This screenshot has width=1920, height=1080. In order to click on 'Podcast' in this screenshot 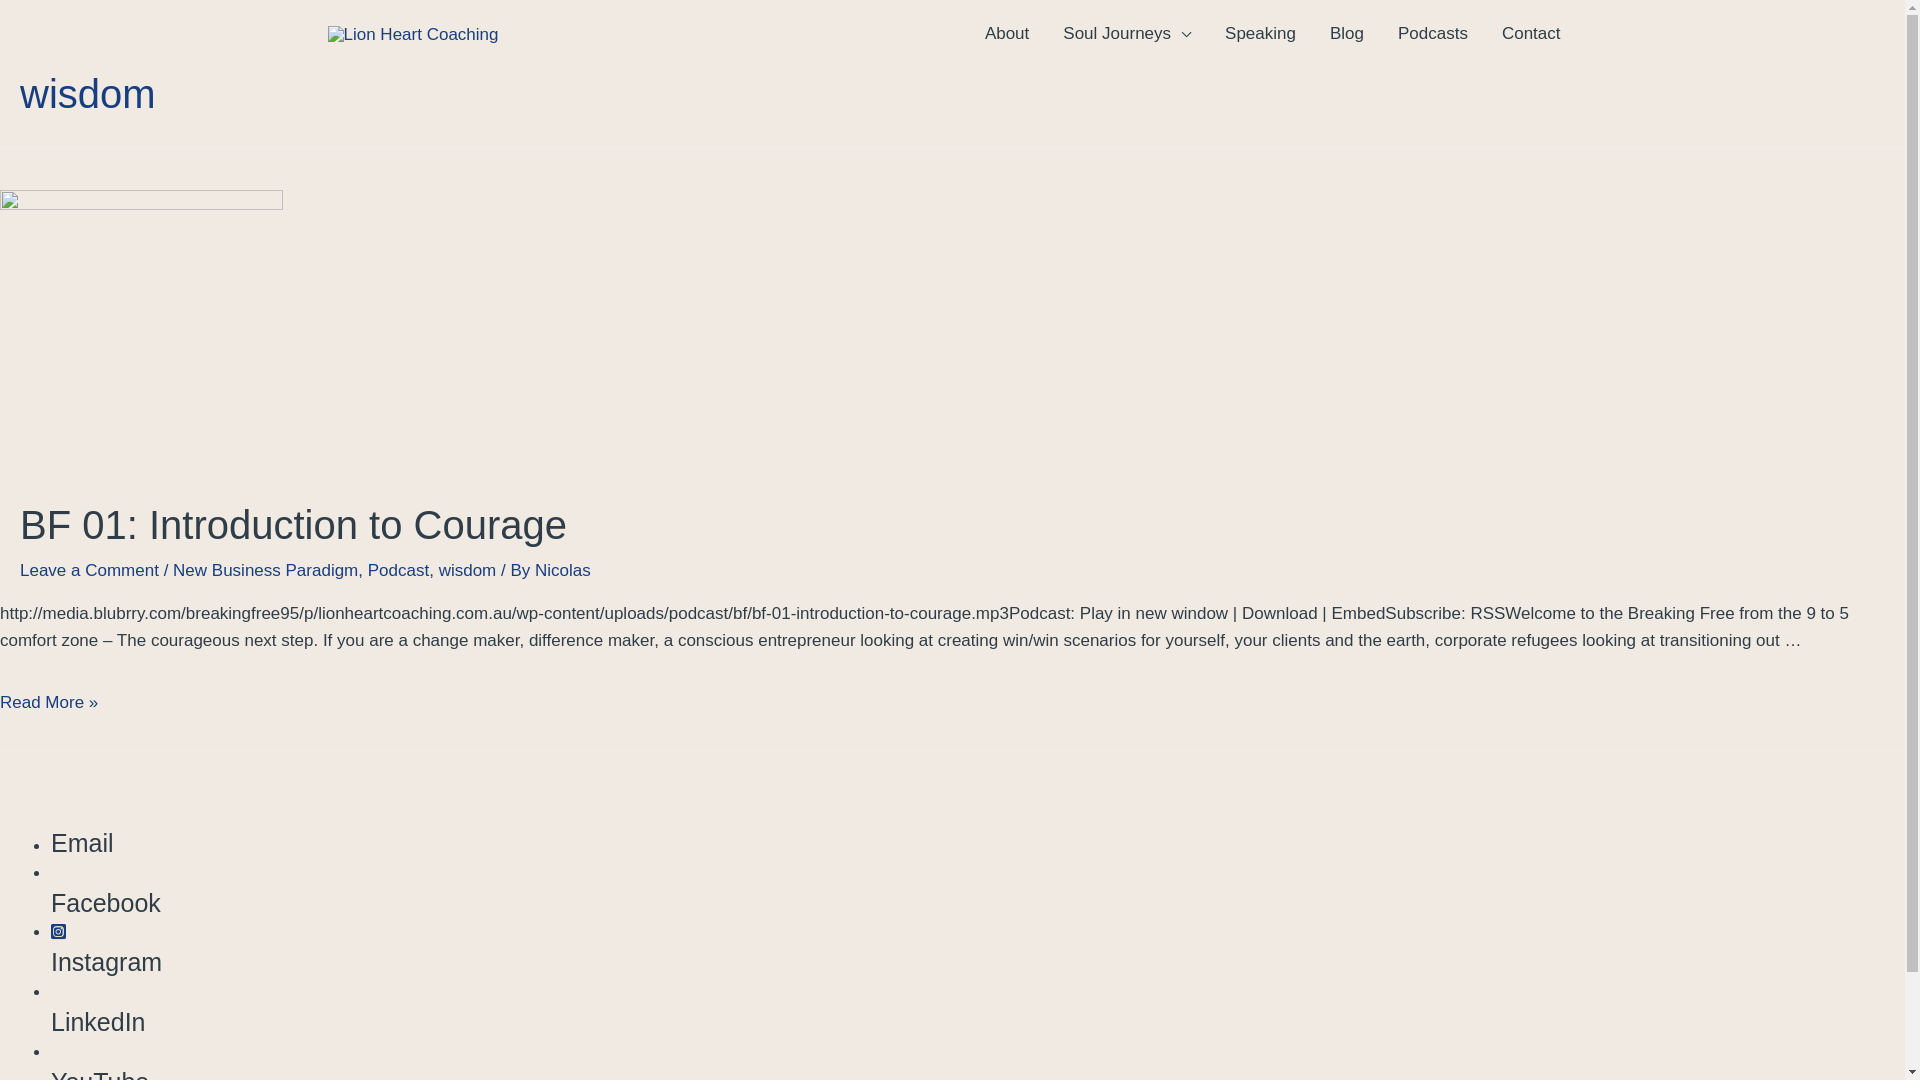, I will do `click(368, 570)`.